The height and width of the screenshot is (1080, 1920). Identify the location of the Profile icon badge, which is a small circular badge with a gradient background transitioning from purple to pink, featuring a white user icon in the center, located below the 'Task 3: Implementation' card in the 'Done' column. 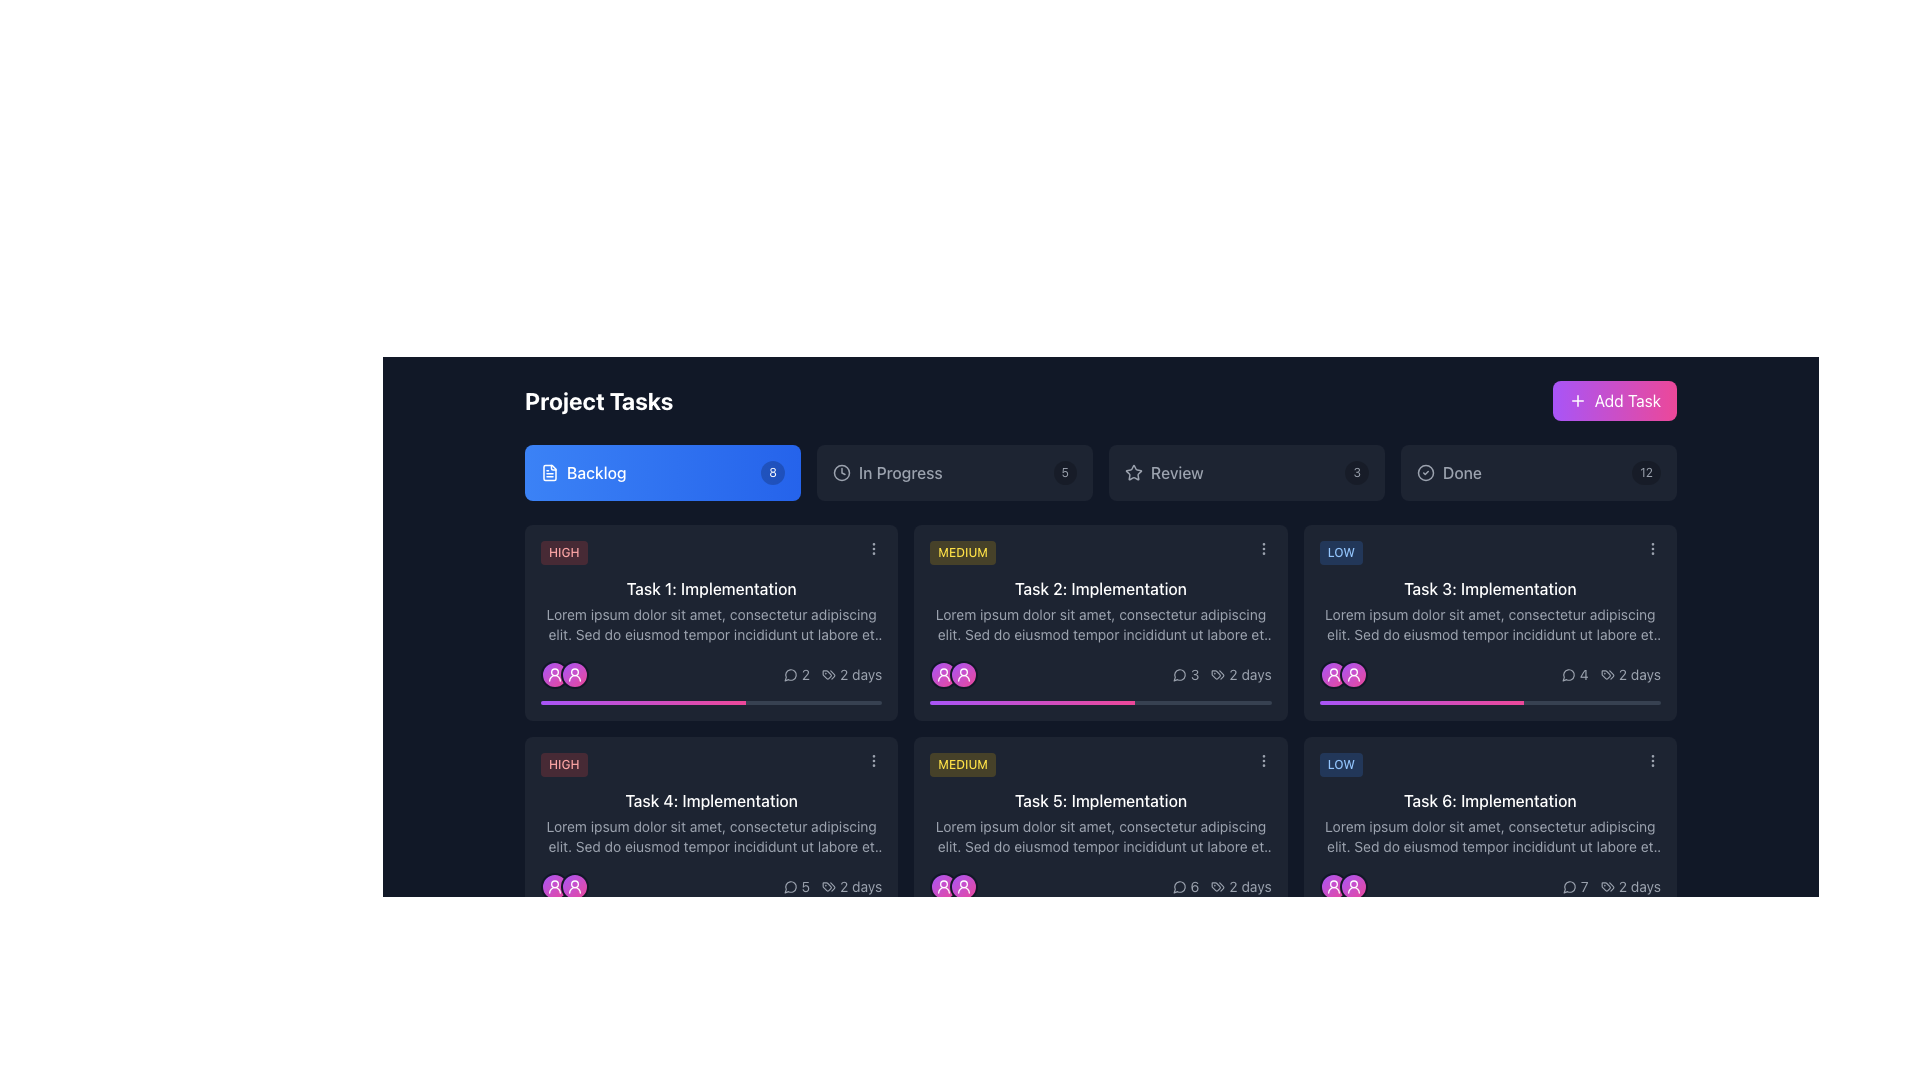
(1333, 675).